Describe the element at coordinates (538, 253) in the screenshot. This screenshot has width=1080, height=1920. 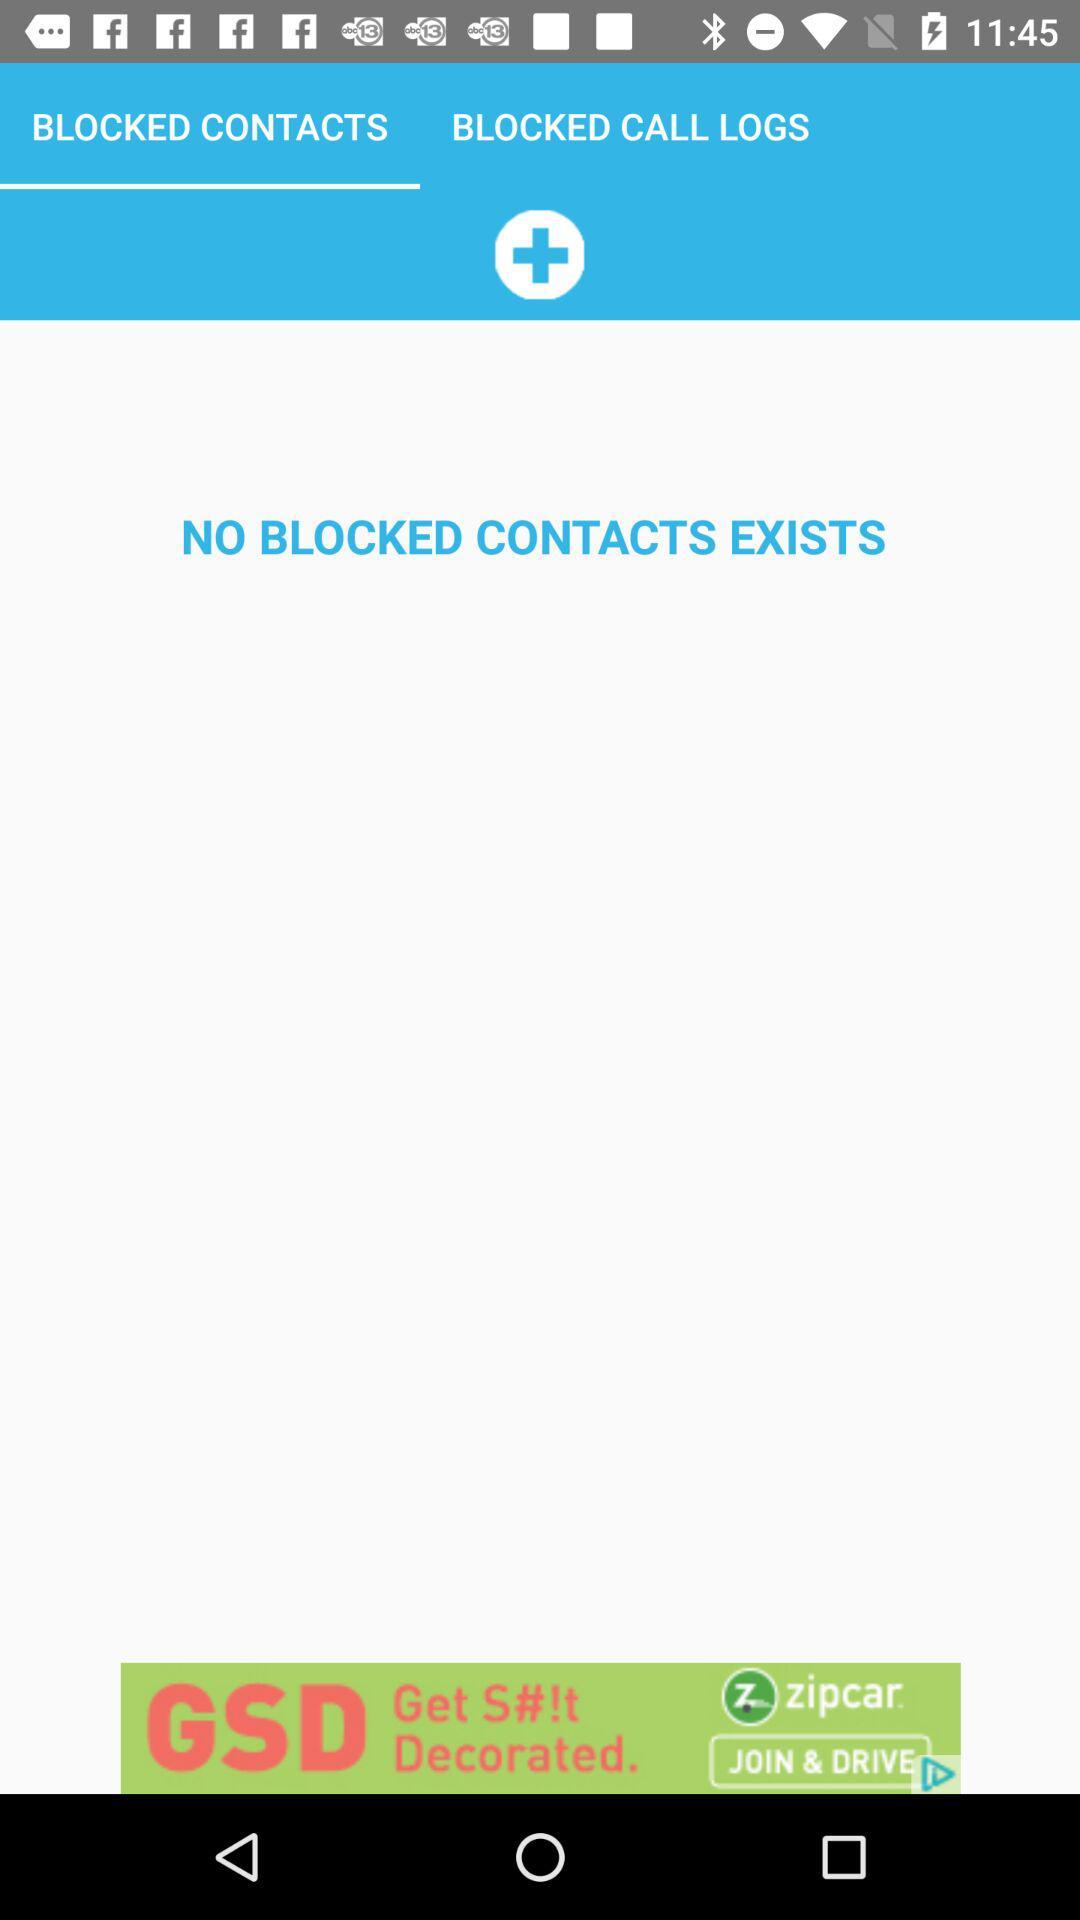
I see `a number` at that location.